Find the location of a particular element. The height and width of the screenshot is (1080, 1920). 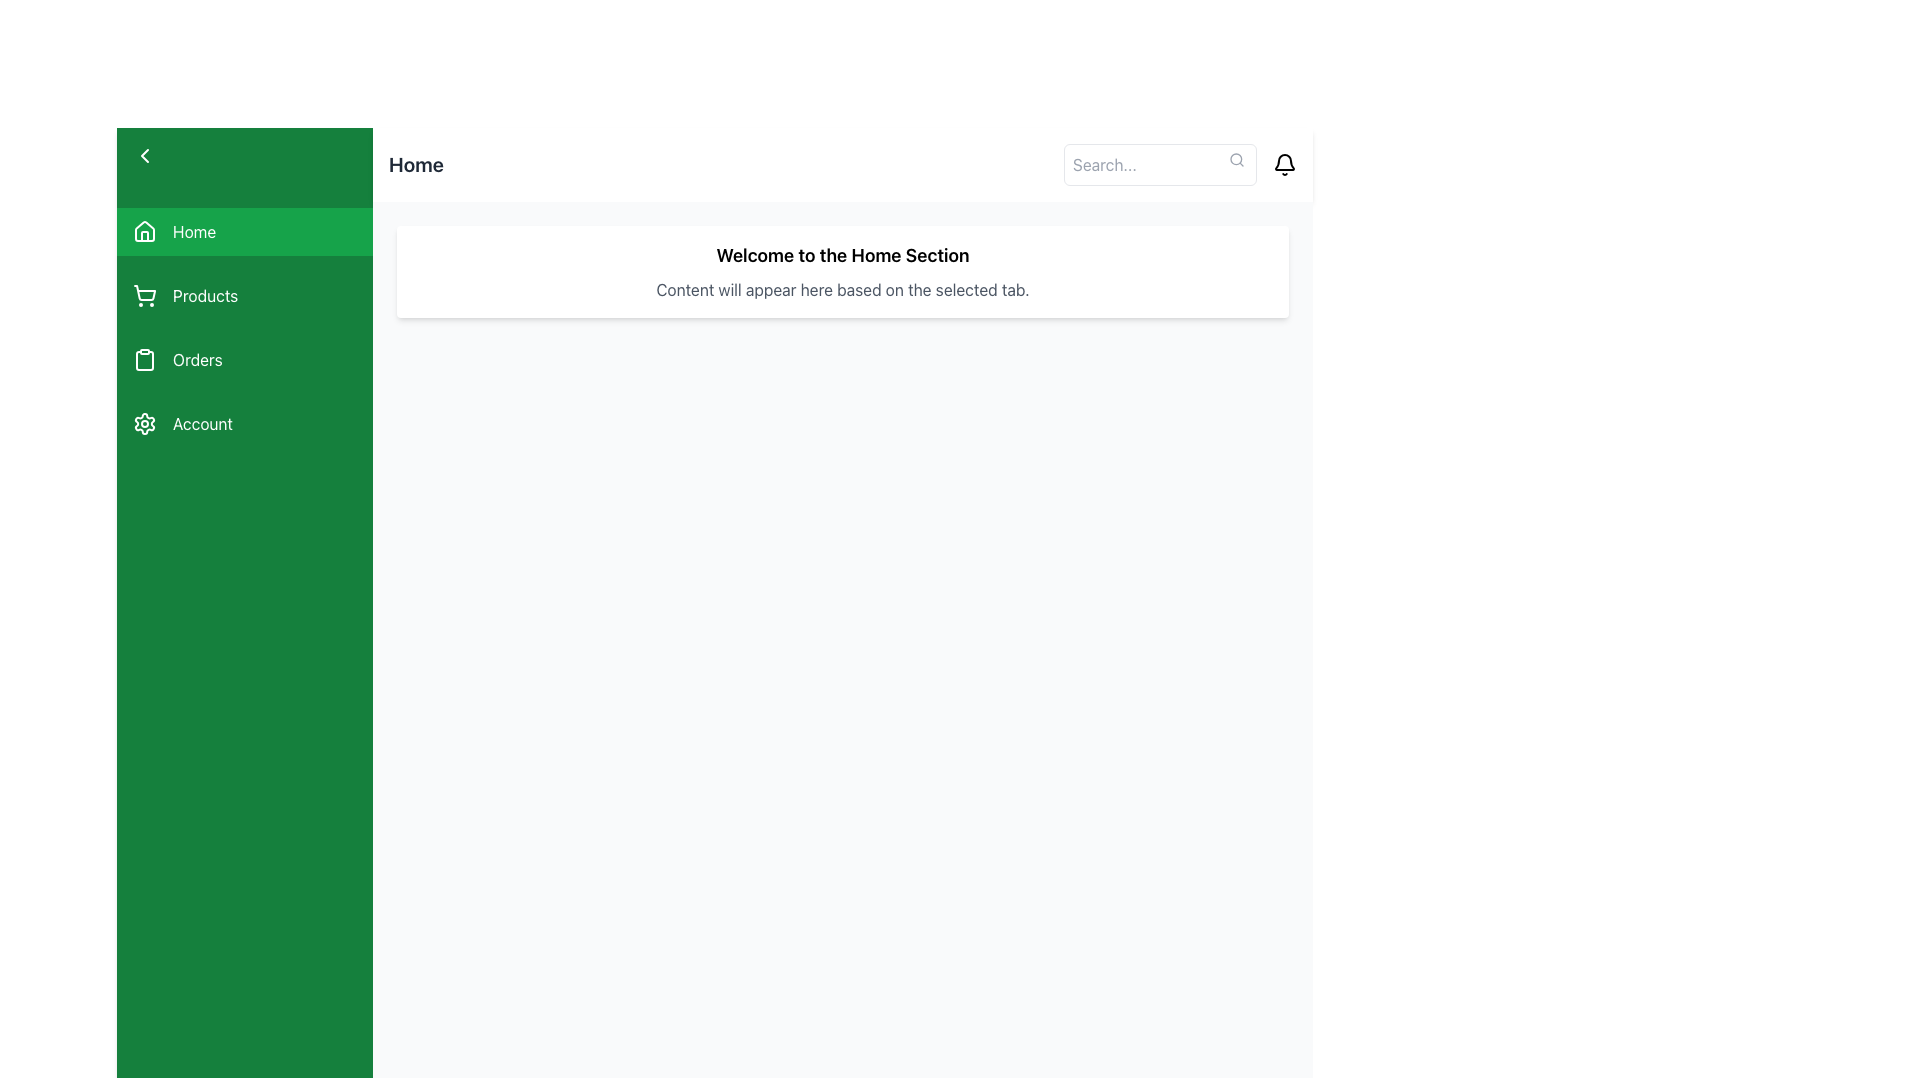

the back button located at the top of the sidebar, which allows navigation to the previous or higher-level view in the hierarchy is located at coordinates (243, 154).